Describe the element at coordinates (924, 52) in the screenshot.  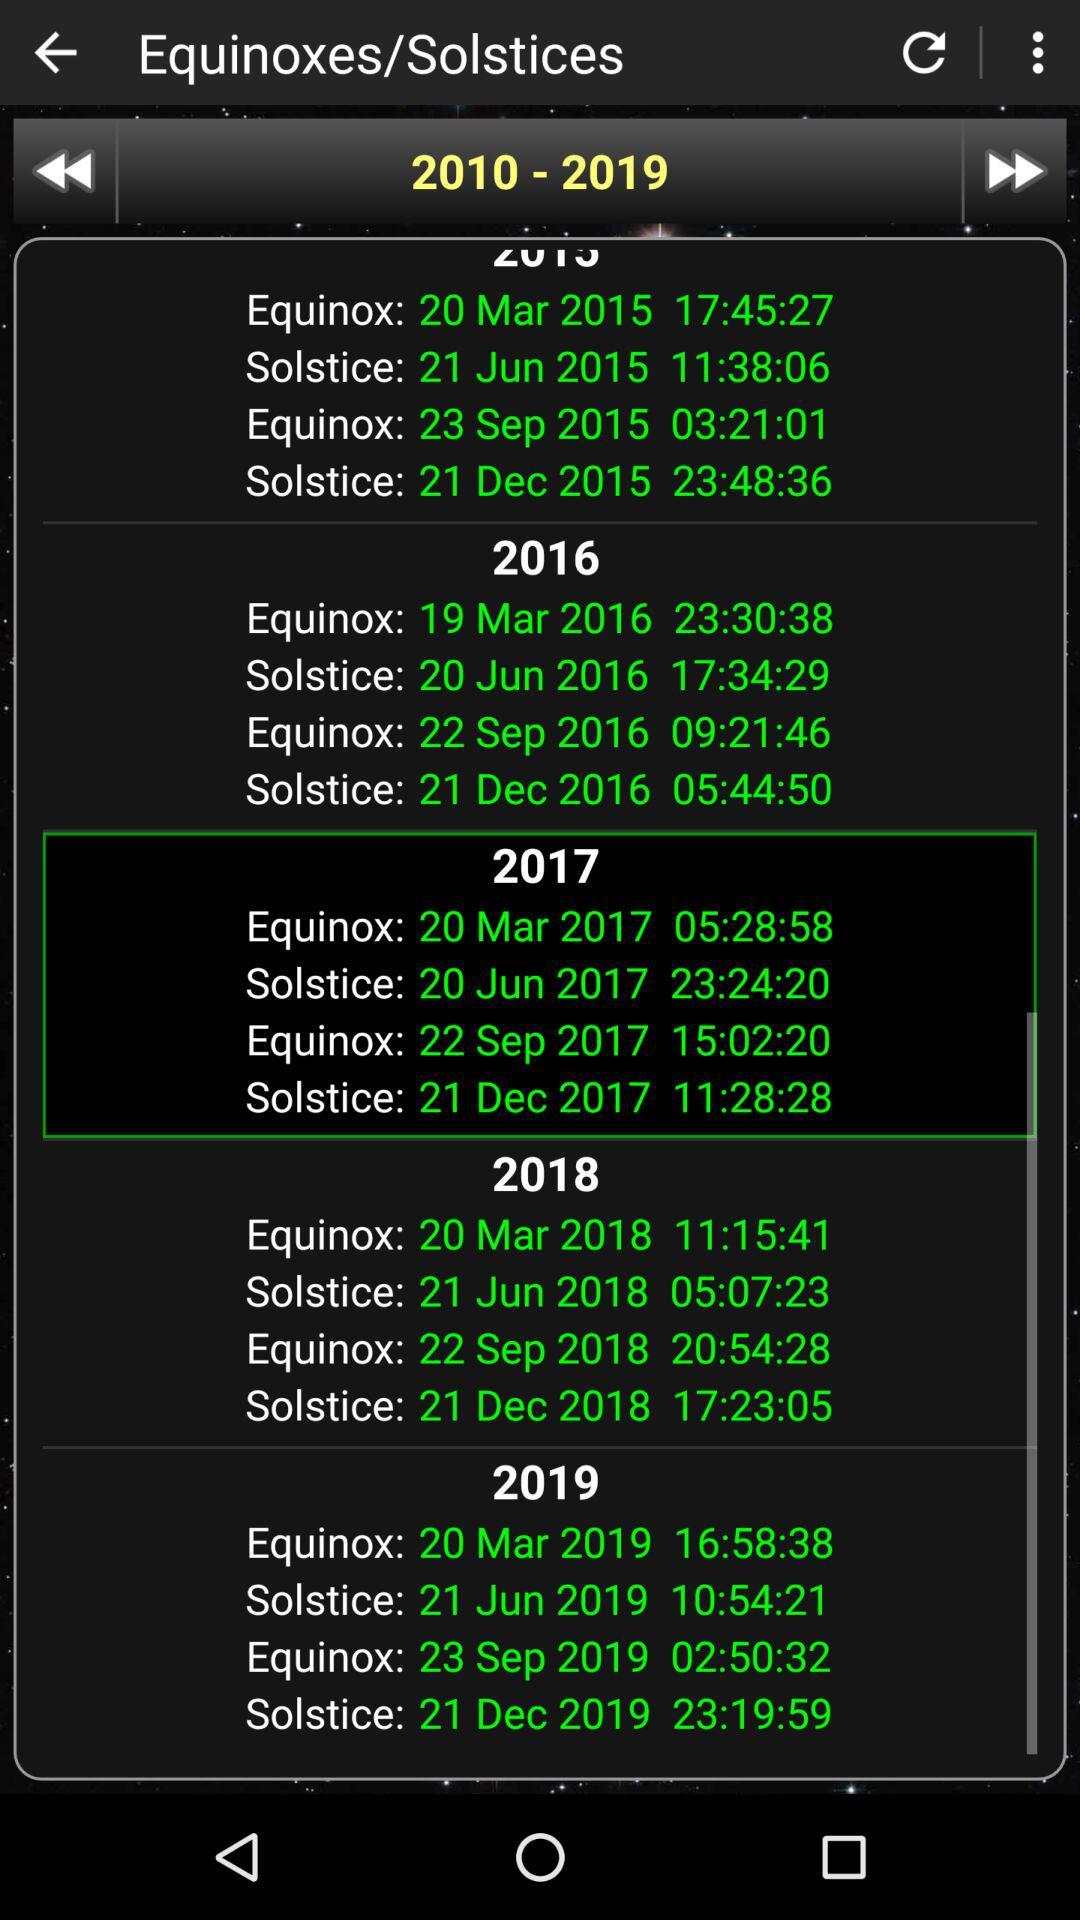
I see `the refresh icon` at that location.